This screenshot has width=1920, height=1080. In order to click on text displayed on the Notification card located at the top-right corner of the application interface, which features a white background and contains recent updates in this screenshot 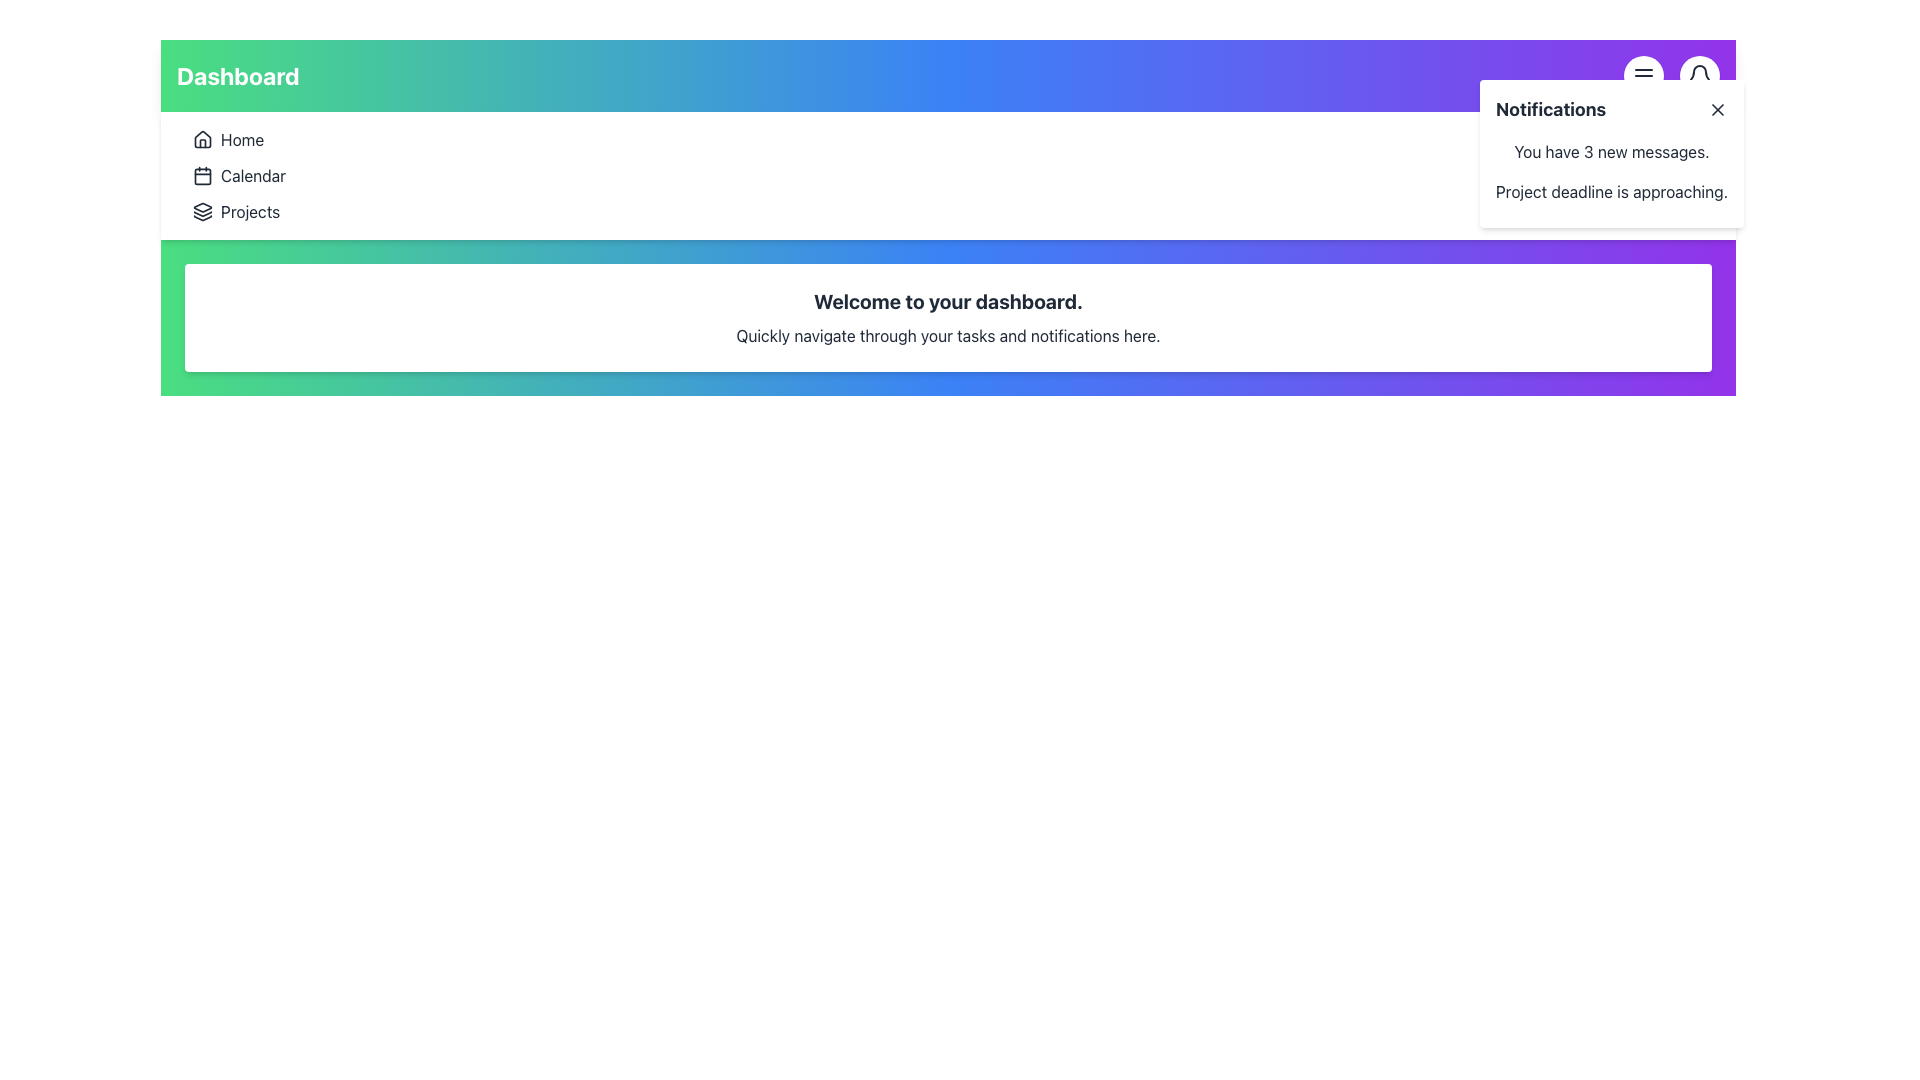, I will do `click(1612, 153)`.